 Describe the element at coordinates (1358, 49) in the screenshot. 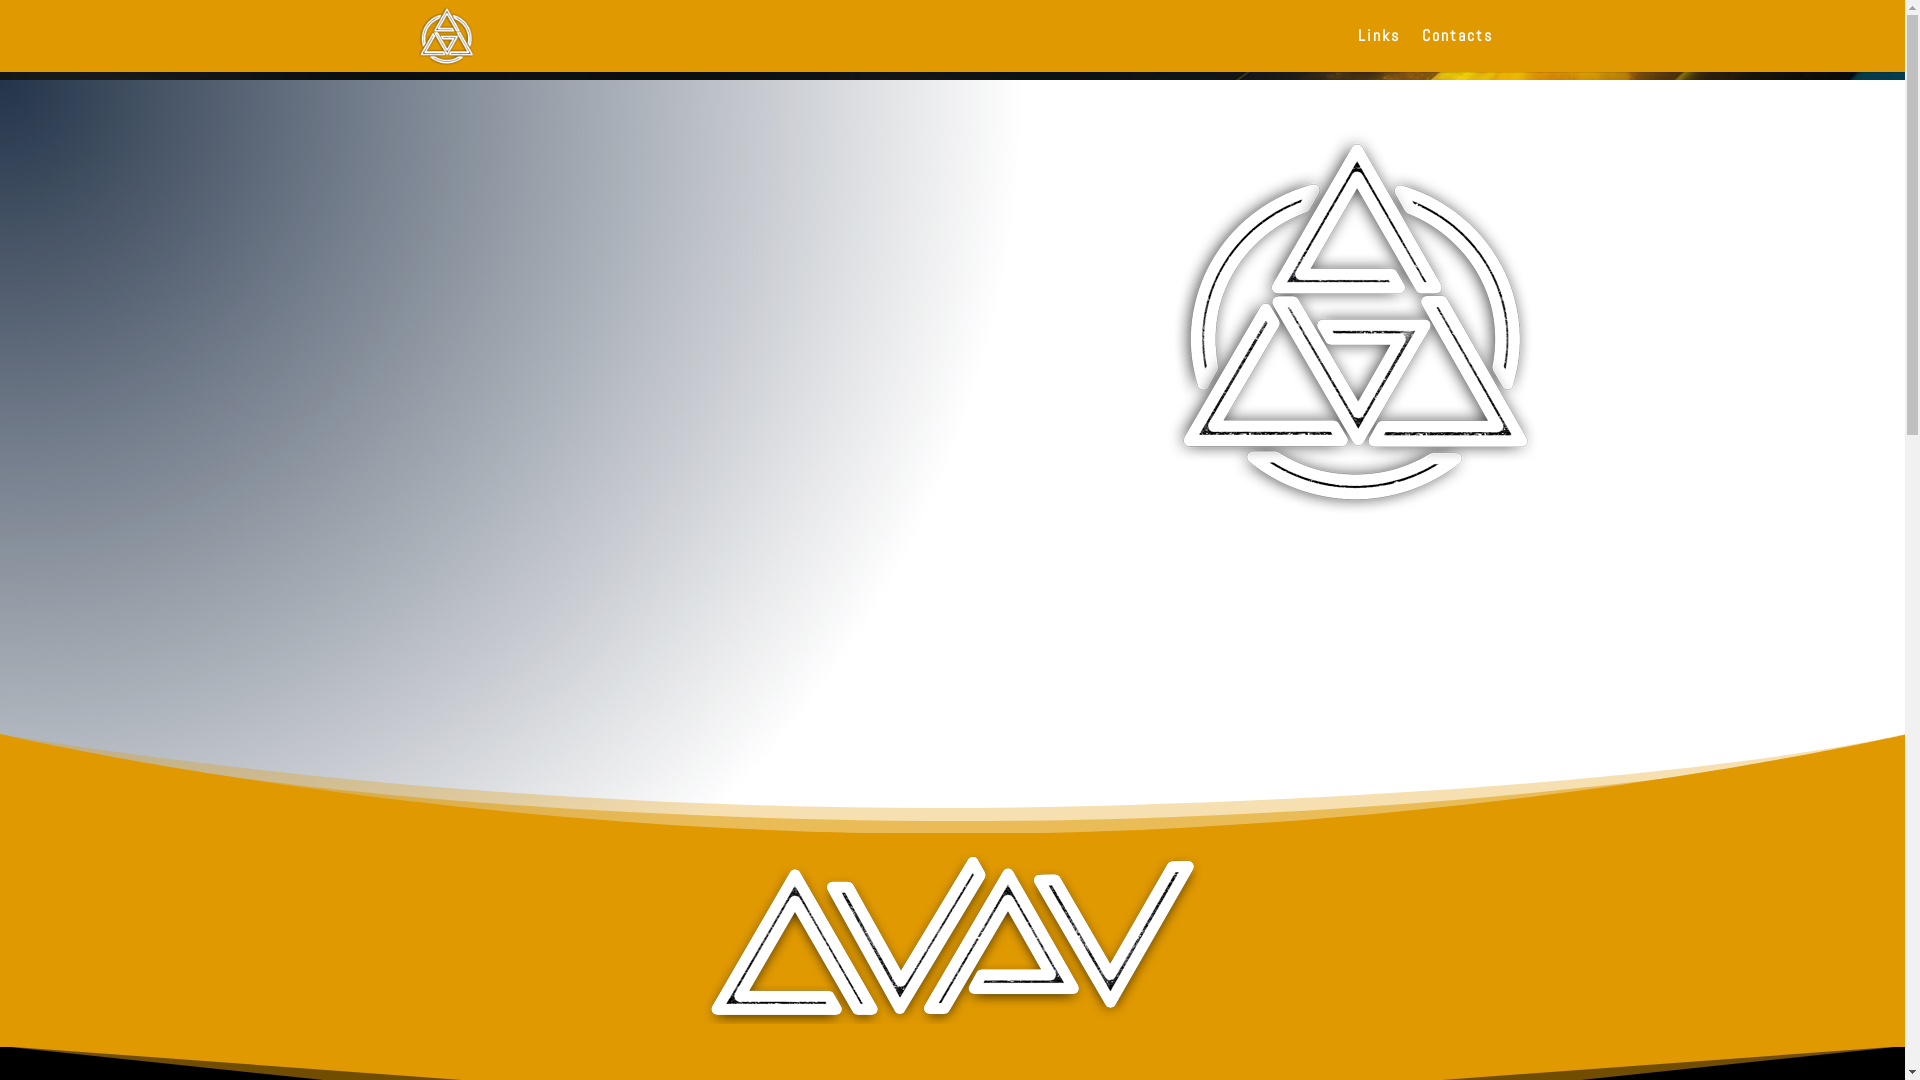

I see `'Links'` at that location.